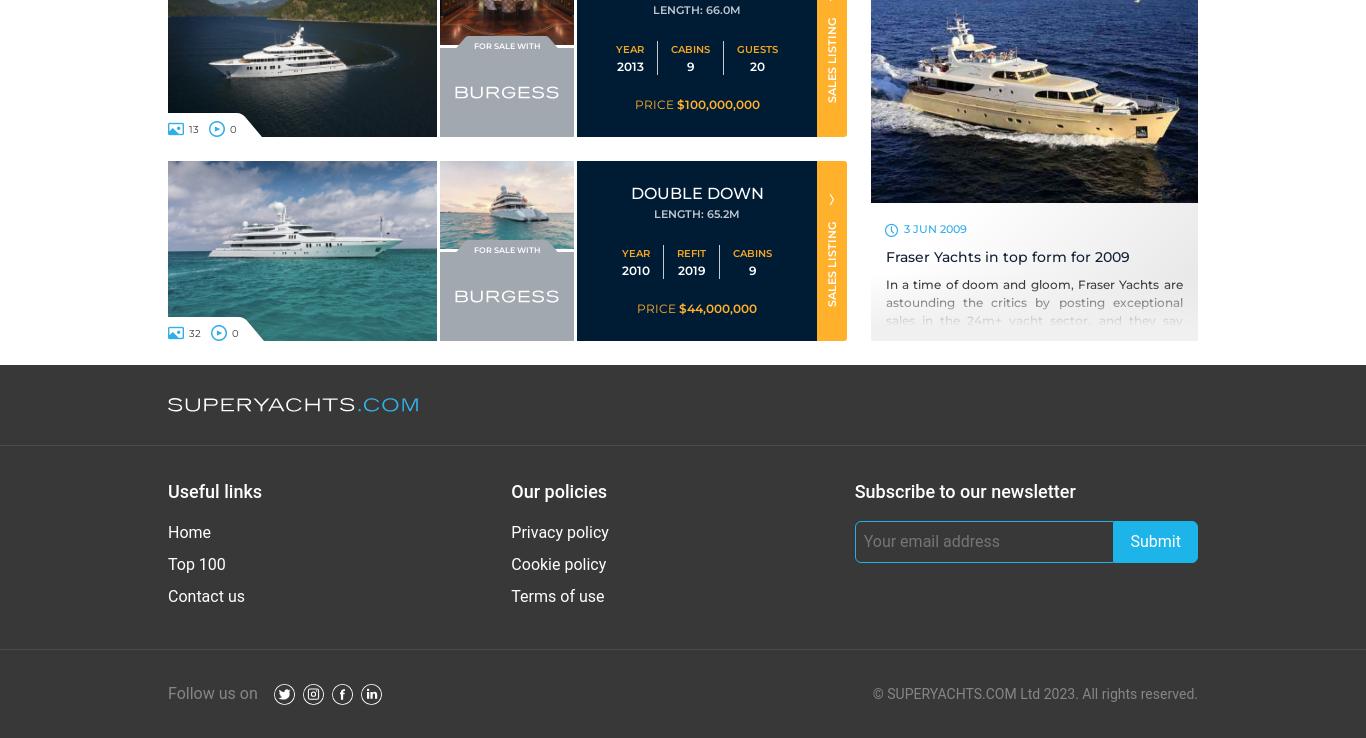  I want to click on 'LENGTH: 67.1m', so click(696, 9).